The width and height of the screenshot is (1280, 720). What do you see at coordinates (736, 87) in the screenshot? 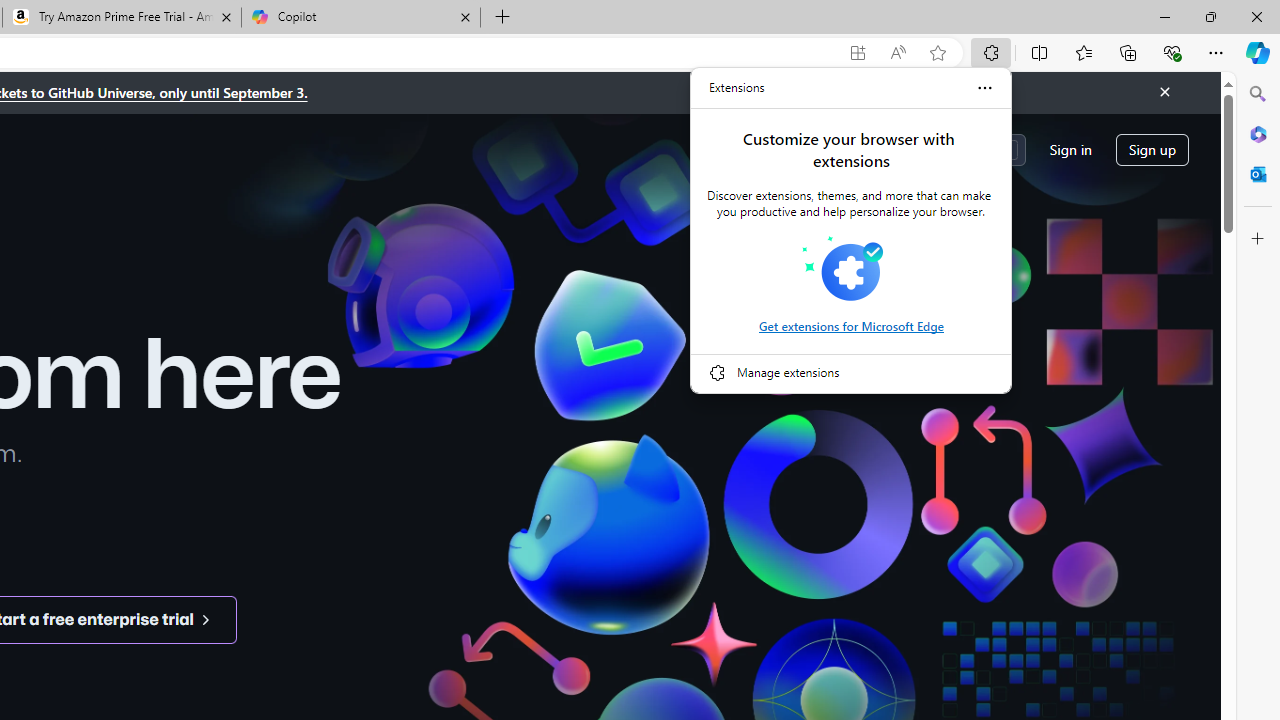
I see `'Extensions'` at bounding box center [736, 87].